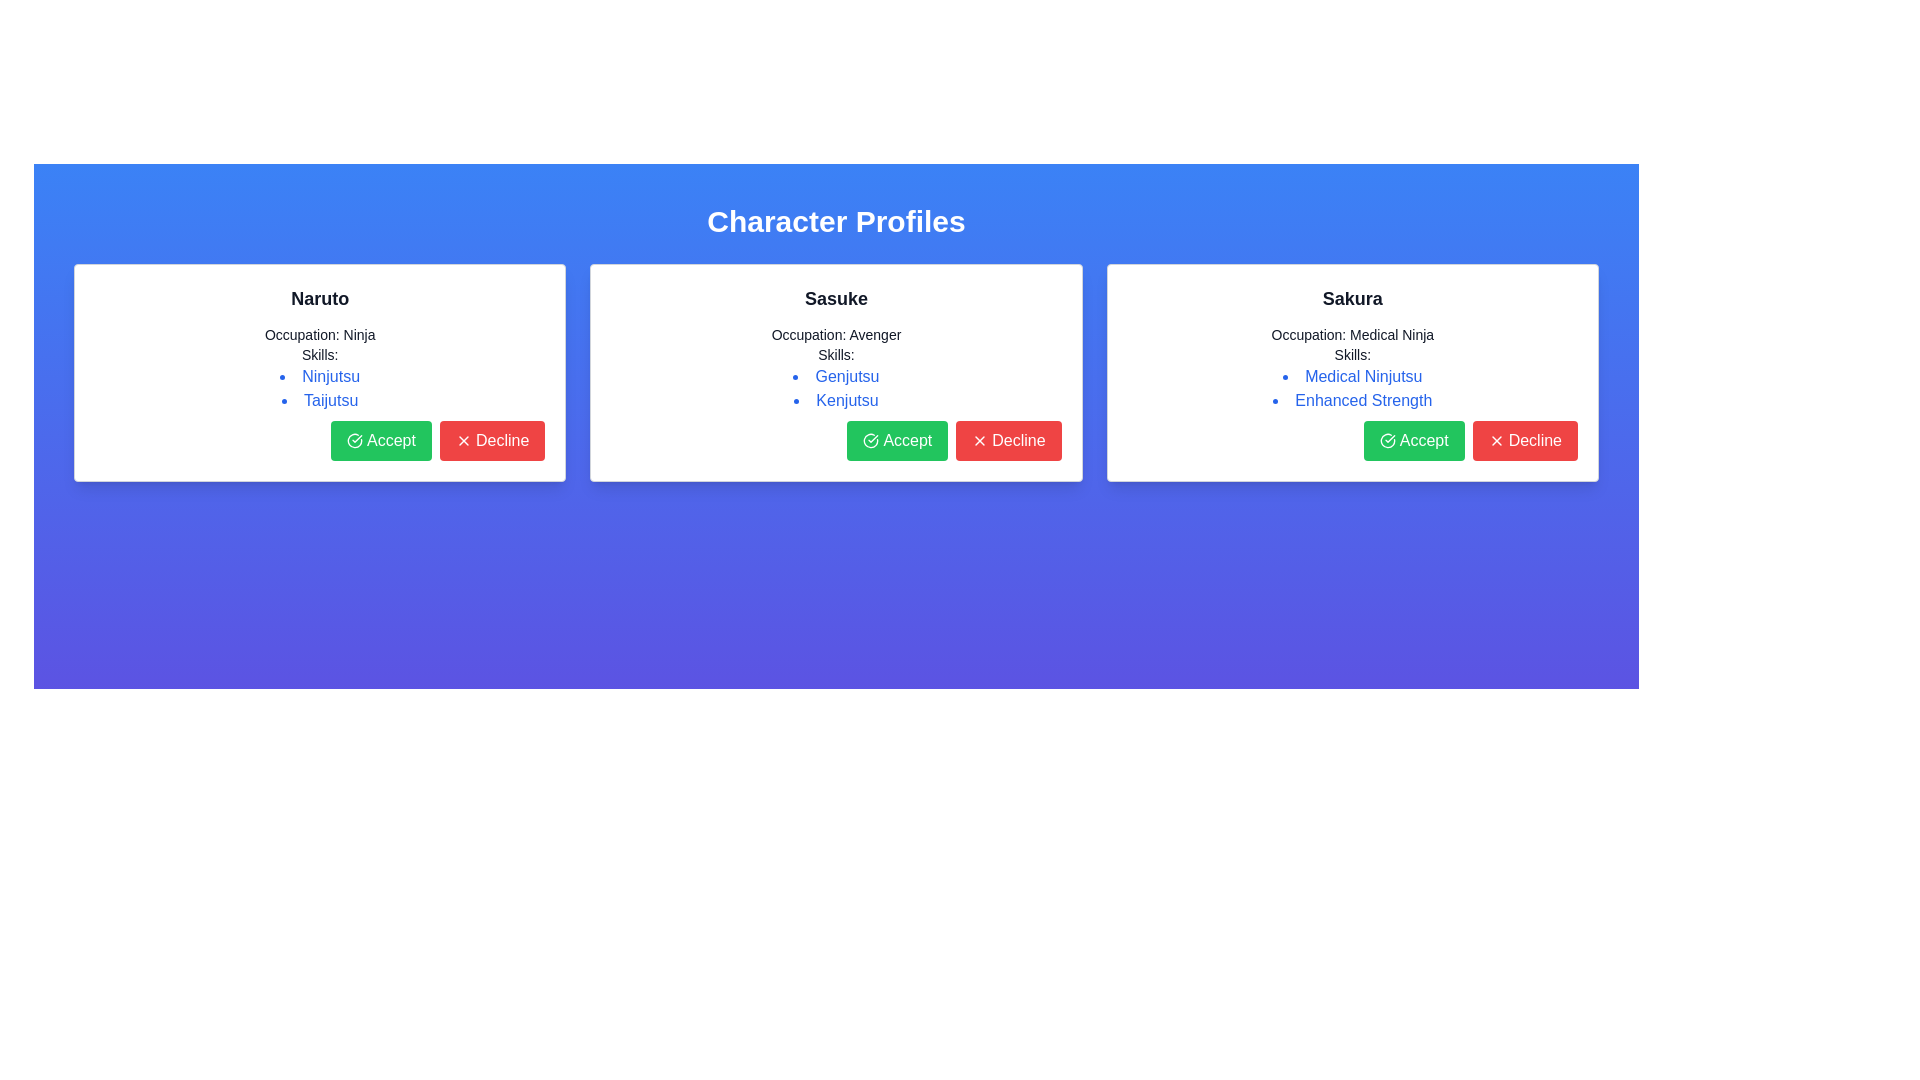 The width and height of the screenshot is (1920, 1080). I want to click on the outlined circular design component of the check mark icon in the profile card for 'Sasuke', so click(871, 439).